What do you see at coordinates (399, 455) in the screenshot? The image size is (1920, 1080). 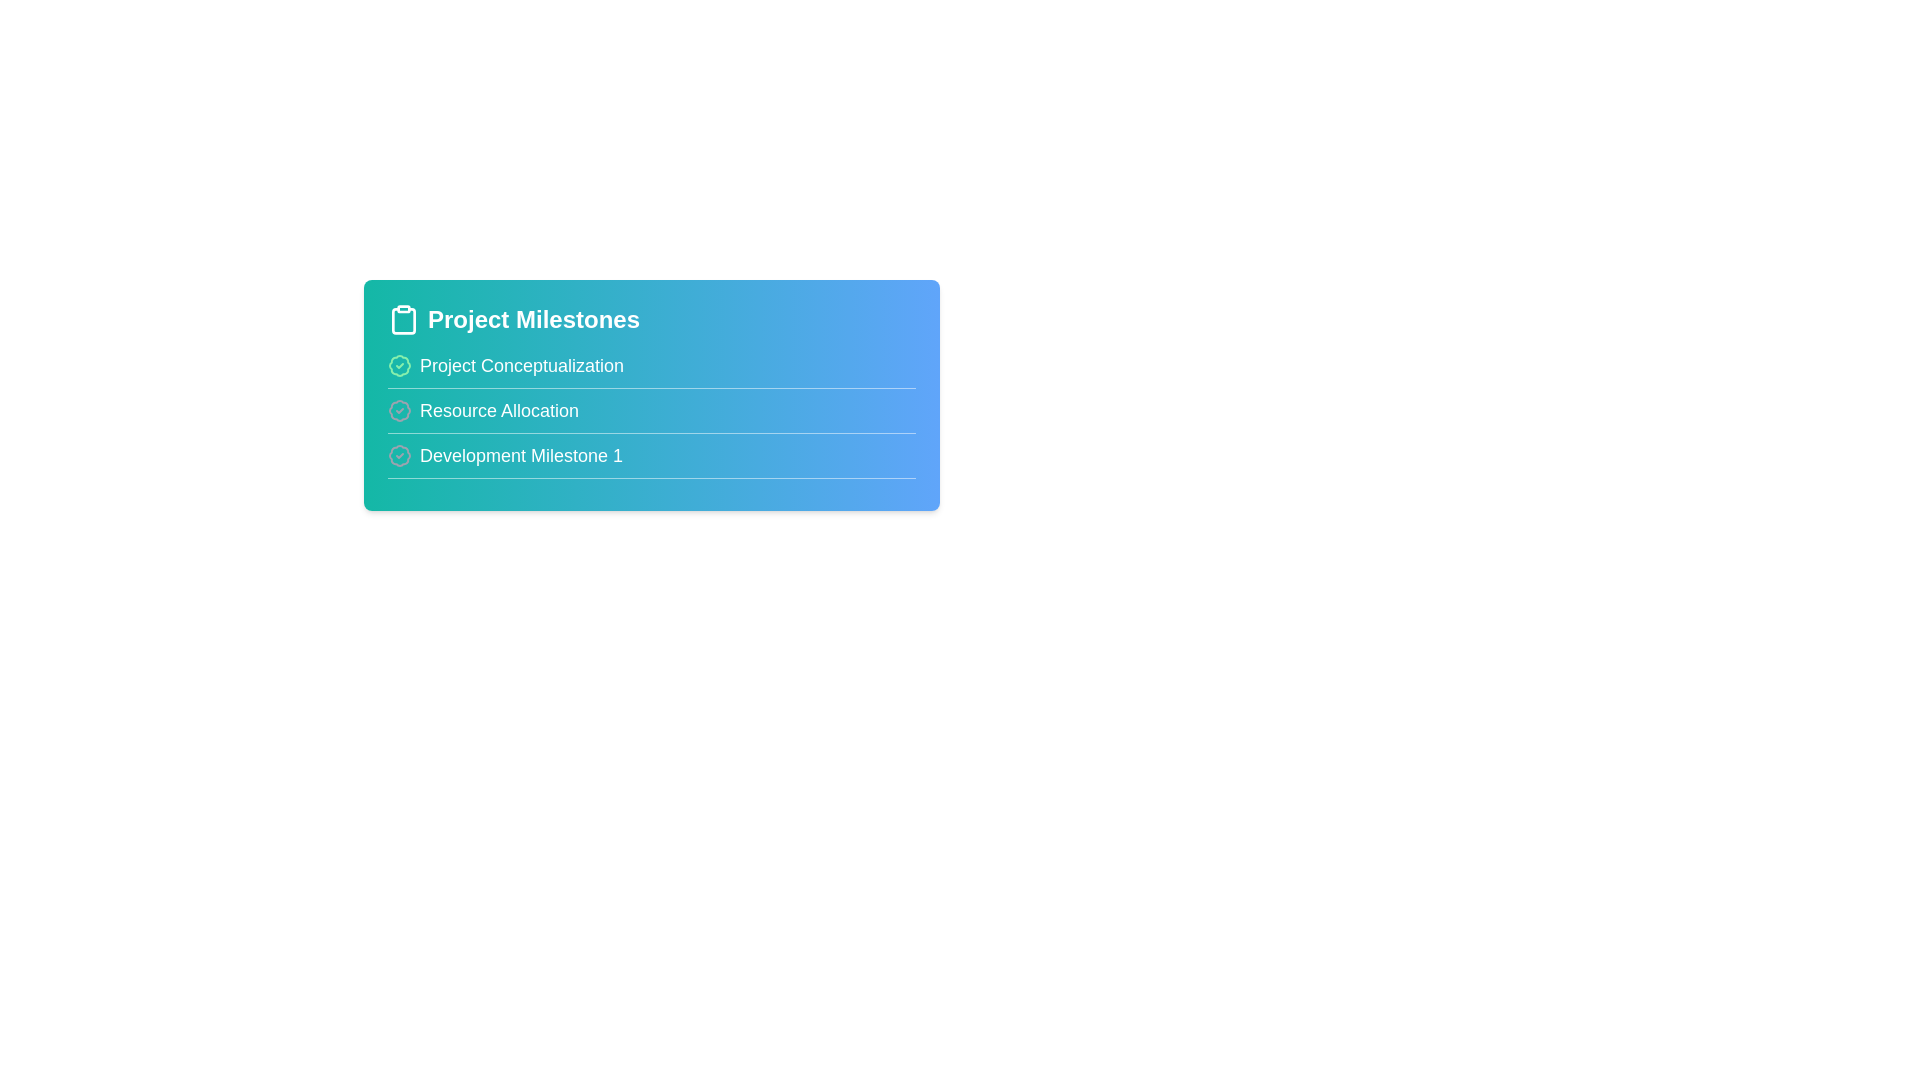 I see `the milestone icon for Development Milestone 1 to toggle its state` at bounding box center [399, 455].